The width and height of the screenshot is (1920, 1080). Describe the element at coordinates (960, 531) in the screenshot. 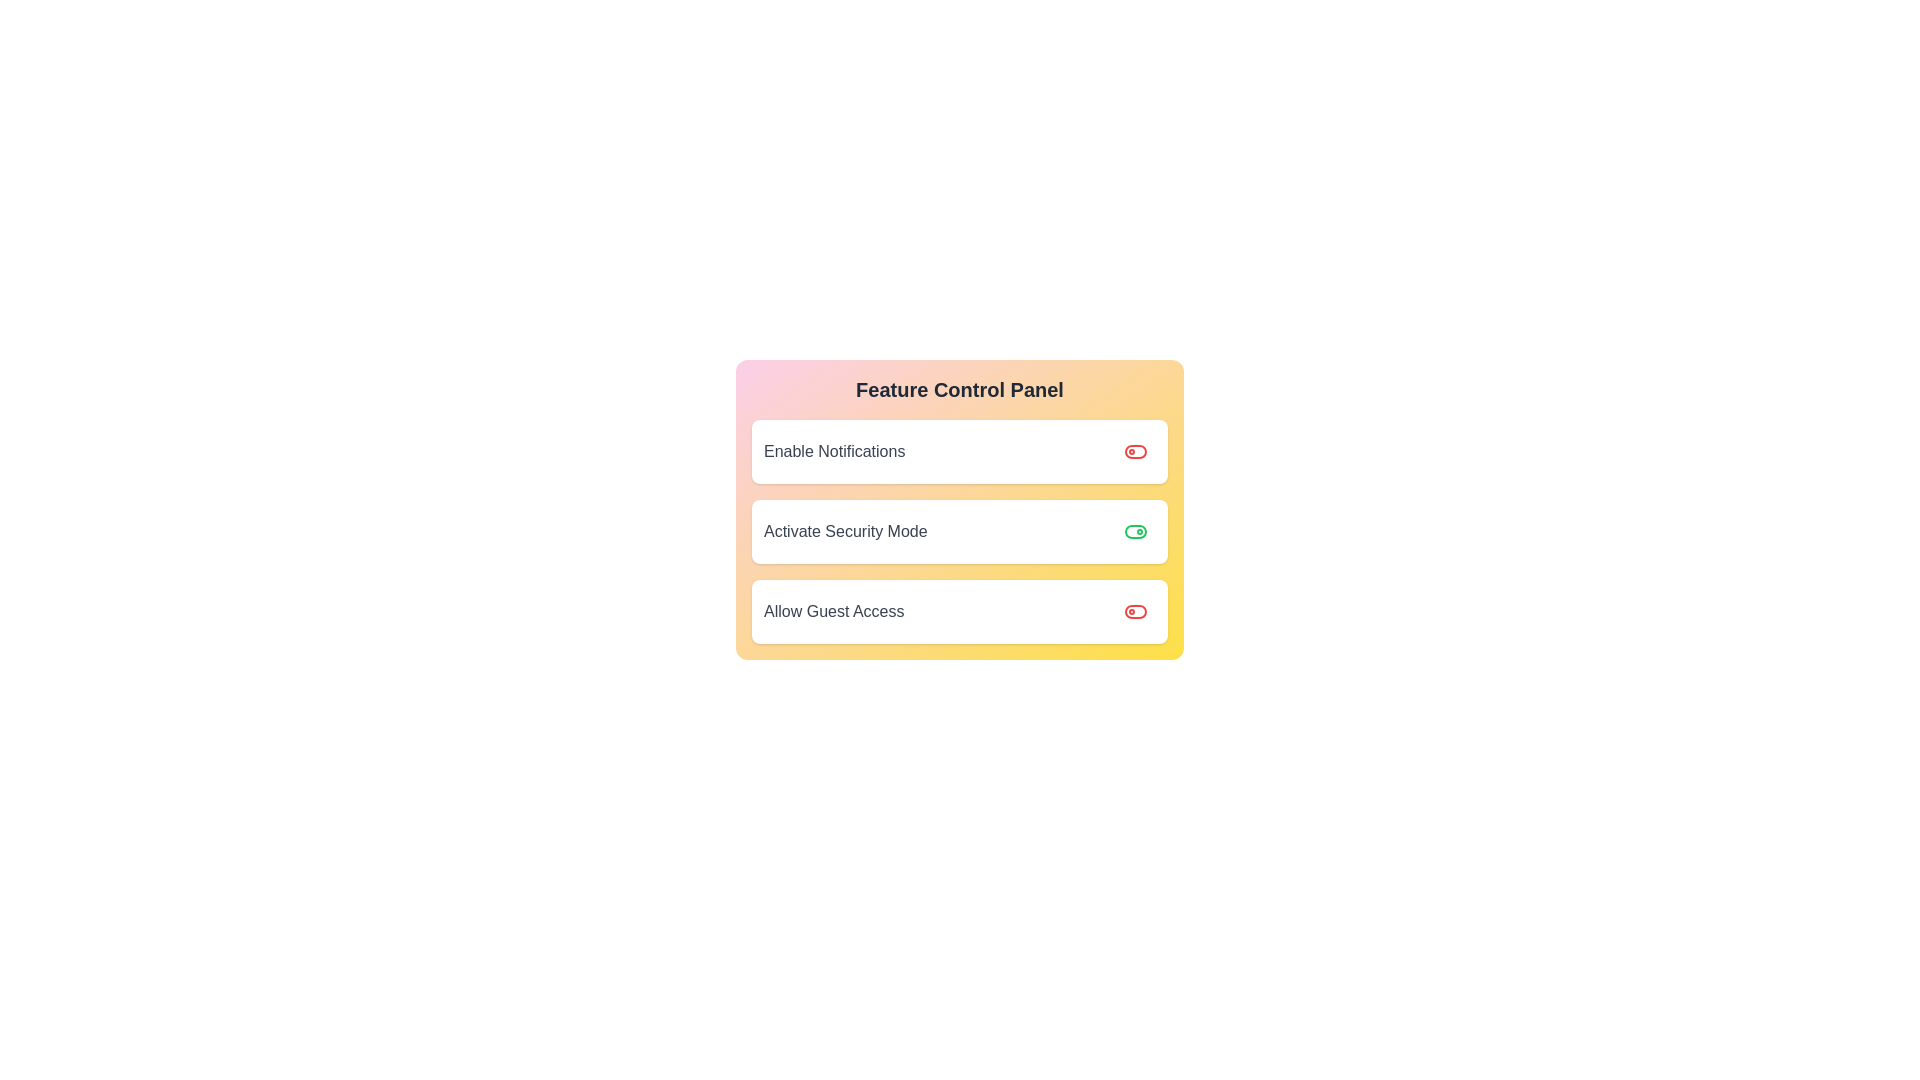

I see `the toggle switch in the Feature Control Panel` at that location.